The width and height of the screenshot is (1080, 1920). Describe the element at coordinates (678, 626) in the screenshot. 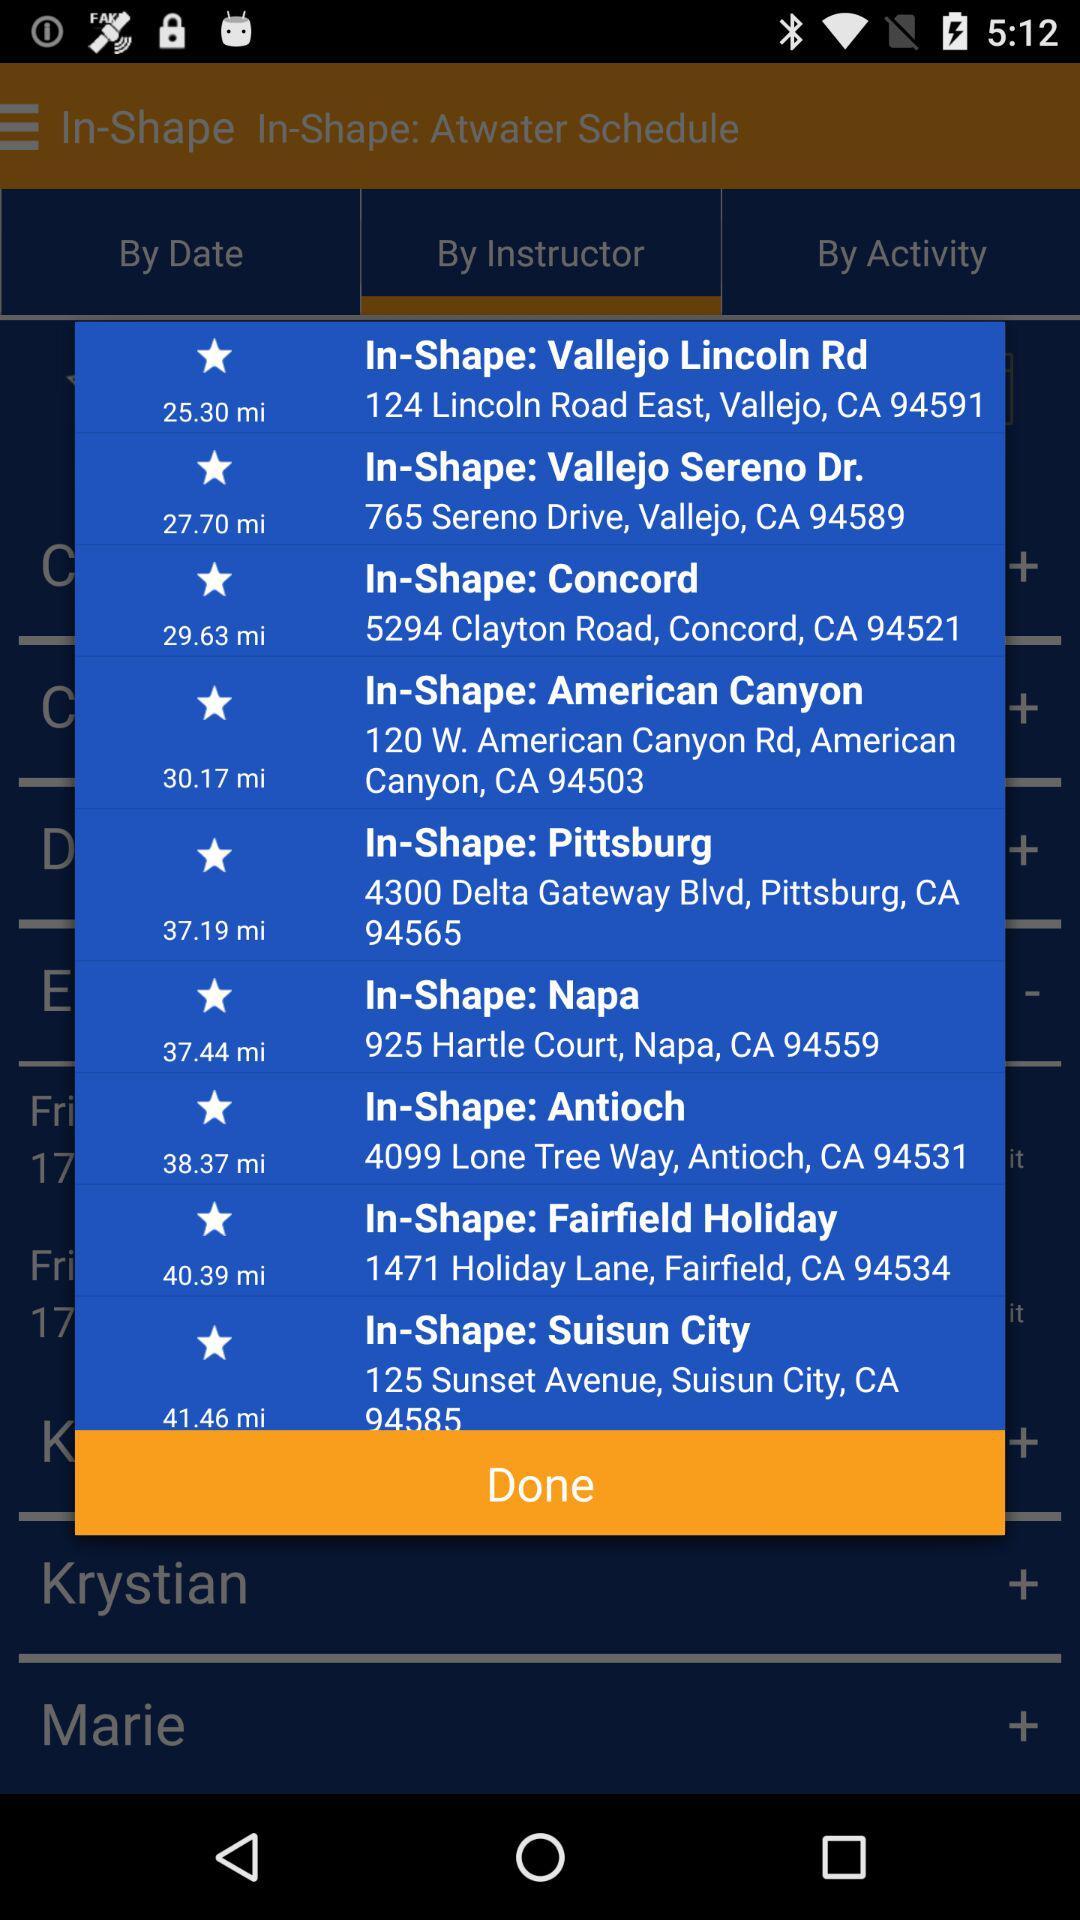

I see `icon below in-shape: concord` at that location.